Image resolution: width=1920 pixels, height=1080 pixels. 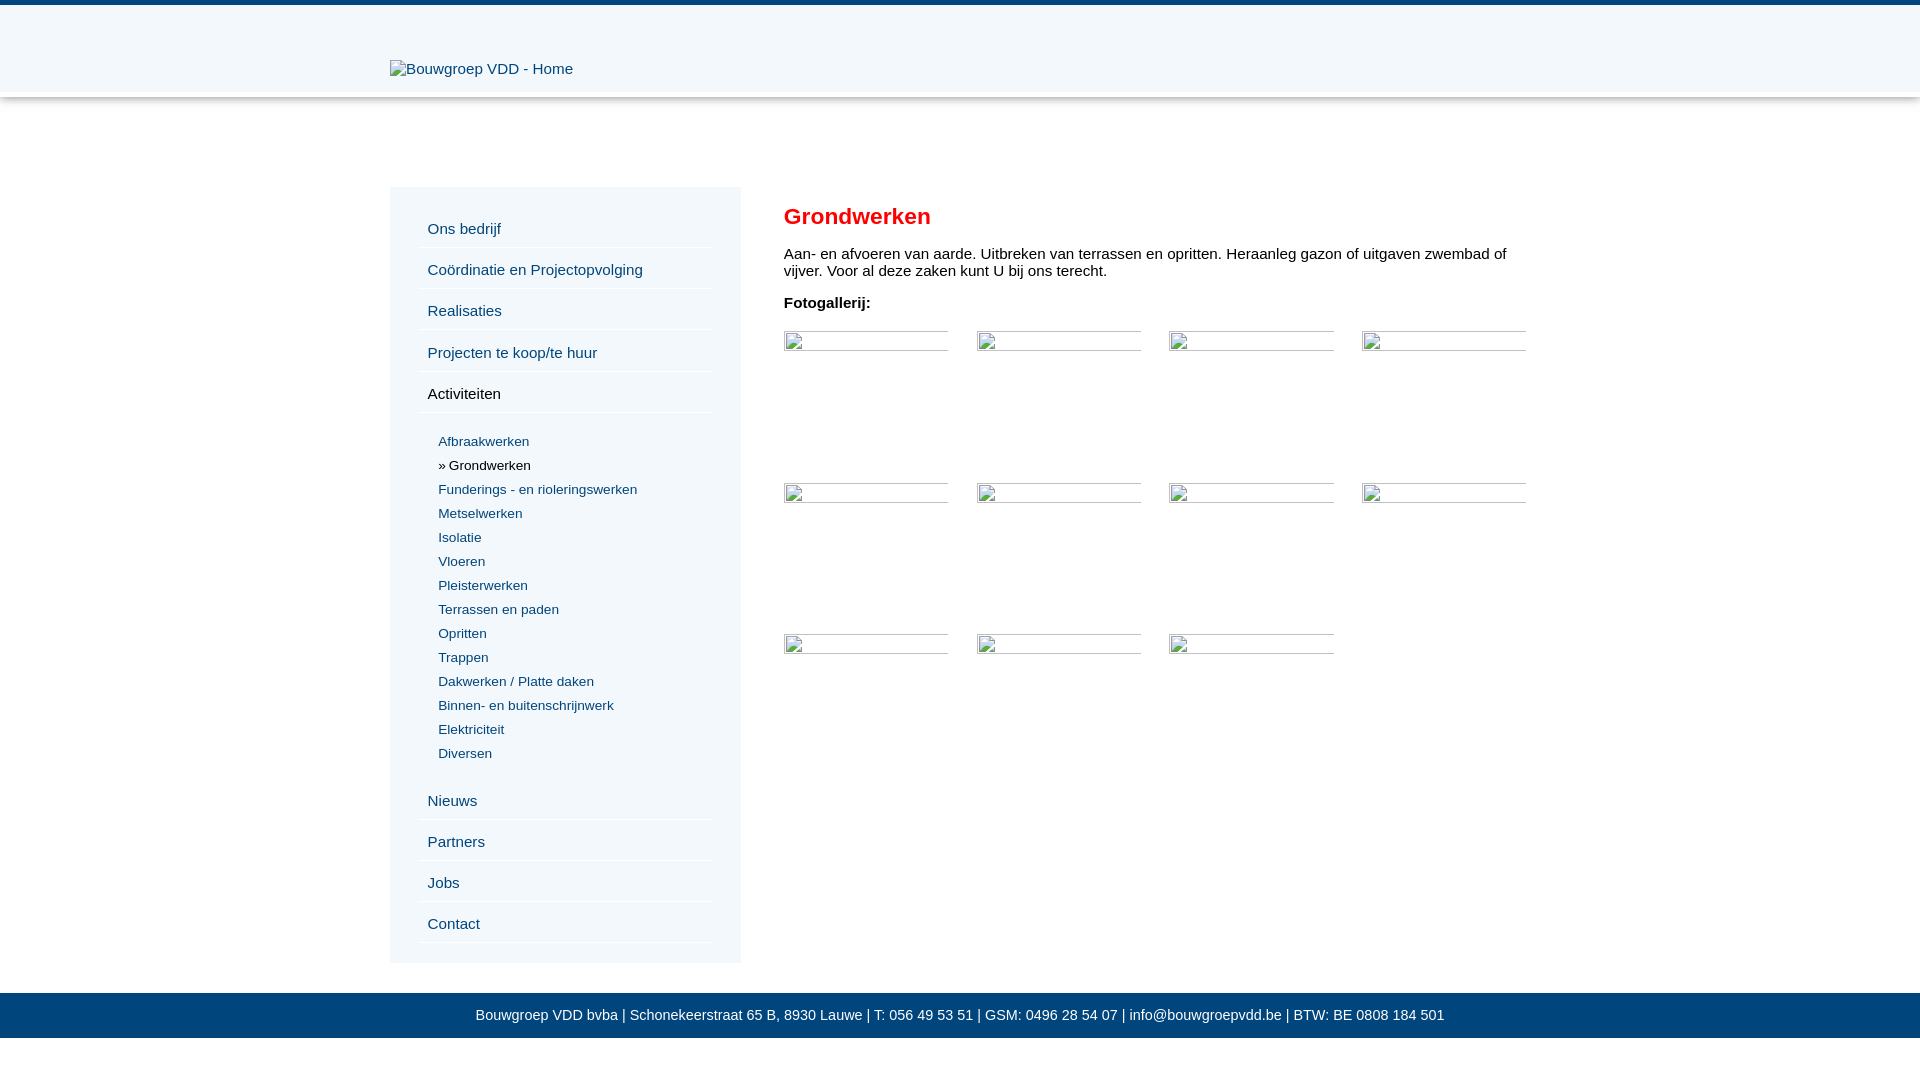 What do you see at coordinates (569, 704) in the screenshot?
I see `'Binnen- en buitenschrijnwerk'` at bounding box center [569, 704].